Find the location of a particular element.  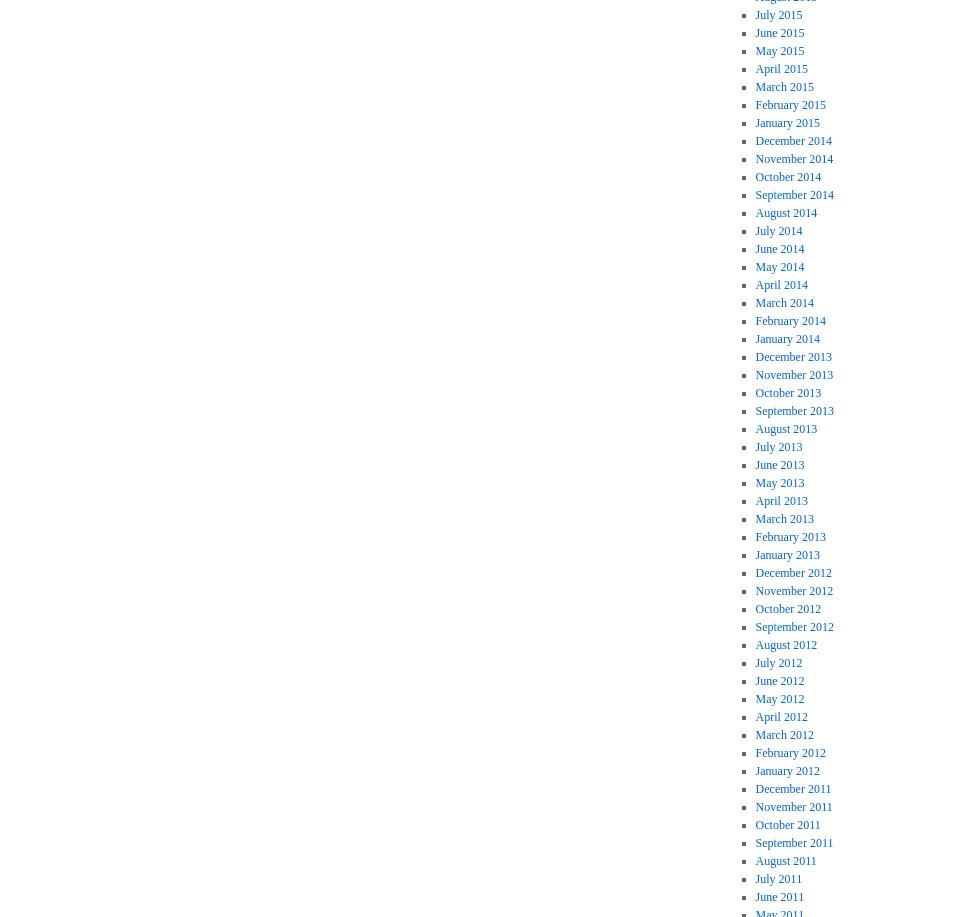

'April 2013' is located at coordinates (754, 499).